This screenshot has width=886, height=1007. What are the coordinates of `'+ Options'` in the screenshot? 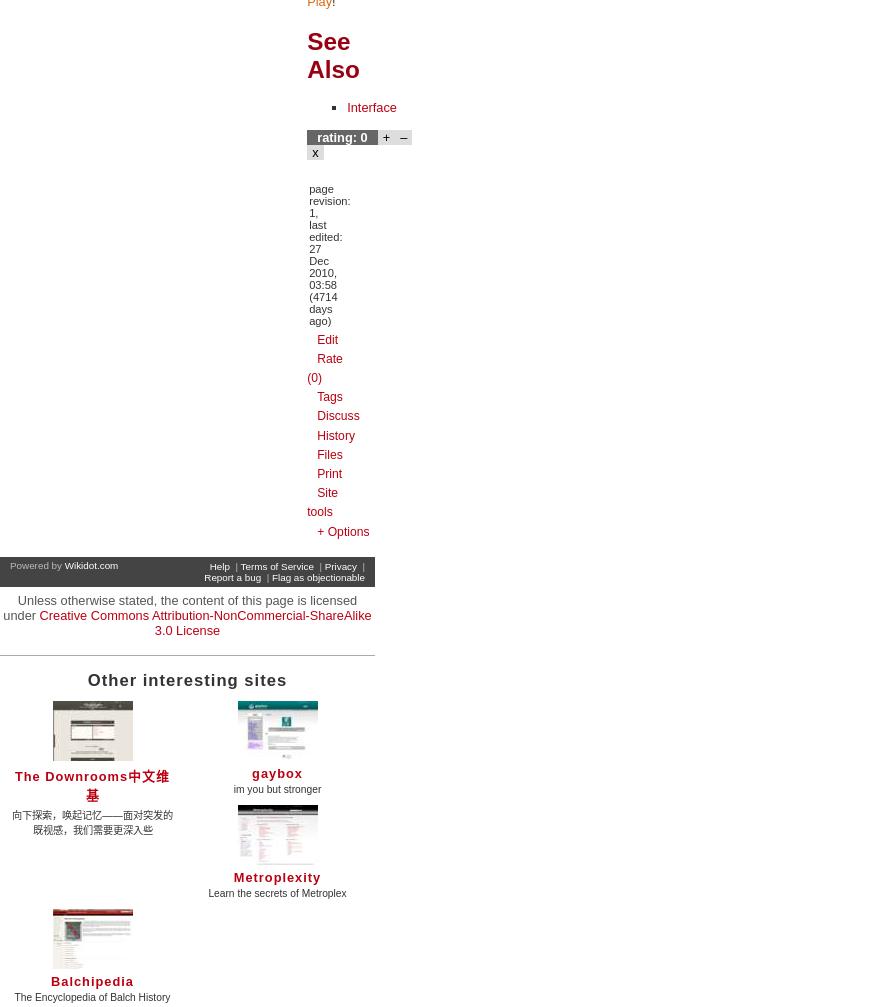 It's located at (316, 529).